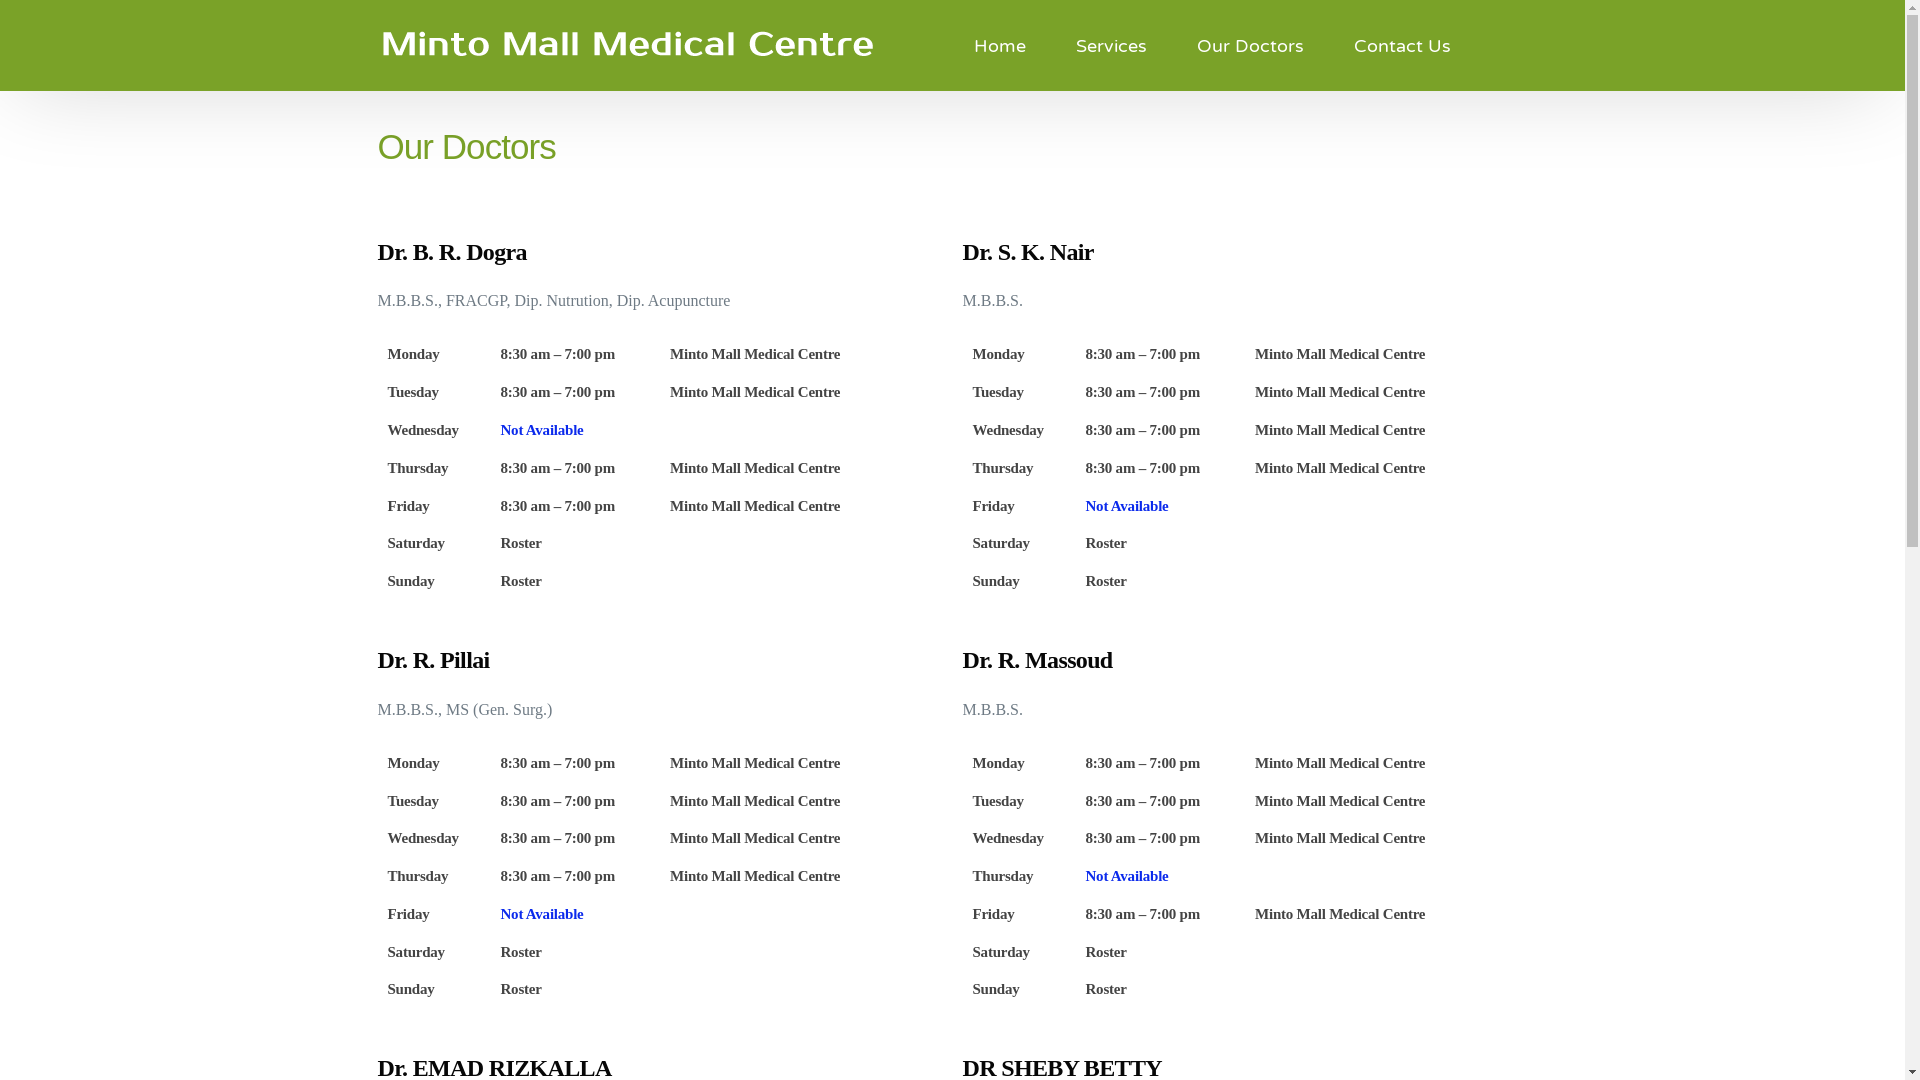 Image resolution: width=1920 pixels, height=1080 pixels. What do you see at coordinates (1110, 45) in the screenshot?
I see `'Services'` at bounding box center [1110, 45].